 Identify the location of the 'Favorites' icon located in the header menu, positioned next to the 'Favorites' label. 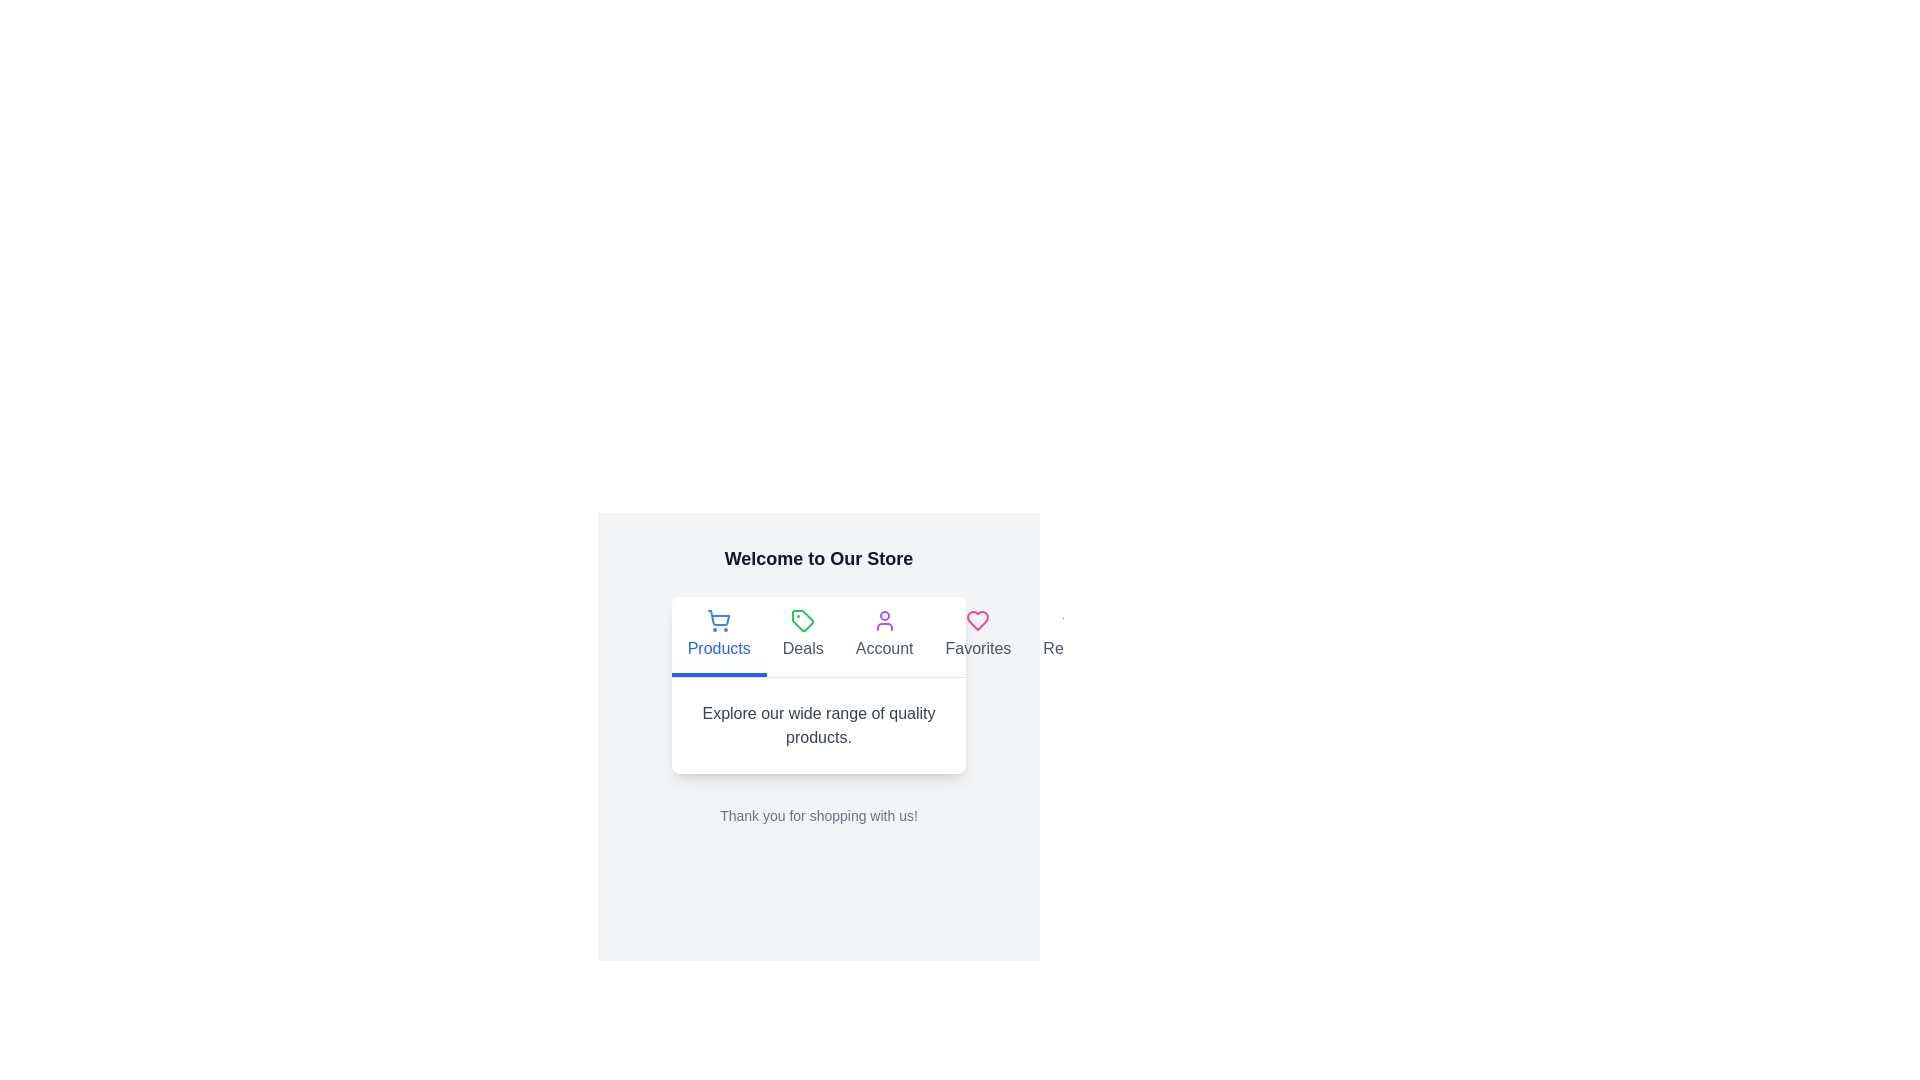
(978, 620).